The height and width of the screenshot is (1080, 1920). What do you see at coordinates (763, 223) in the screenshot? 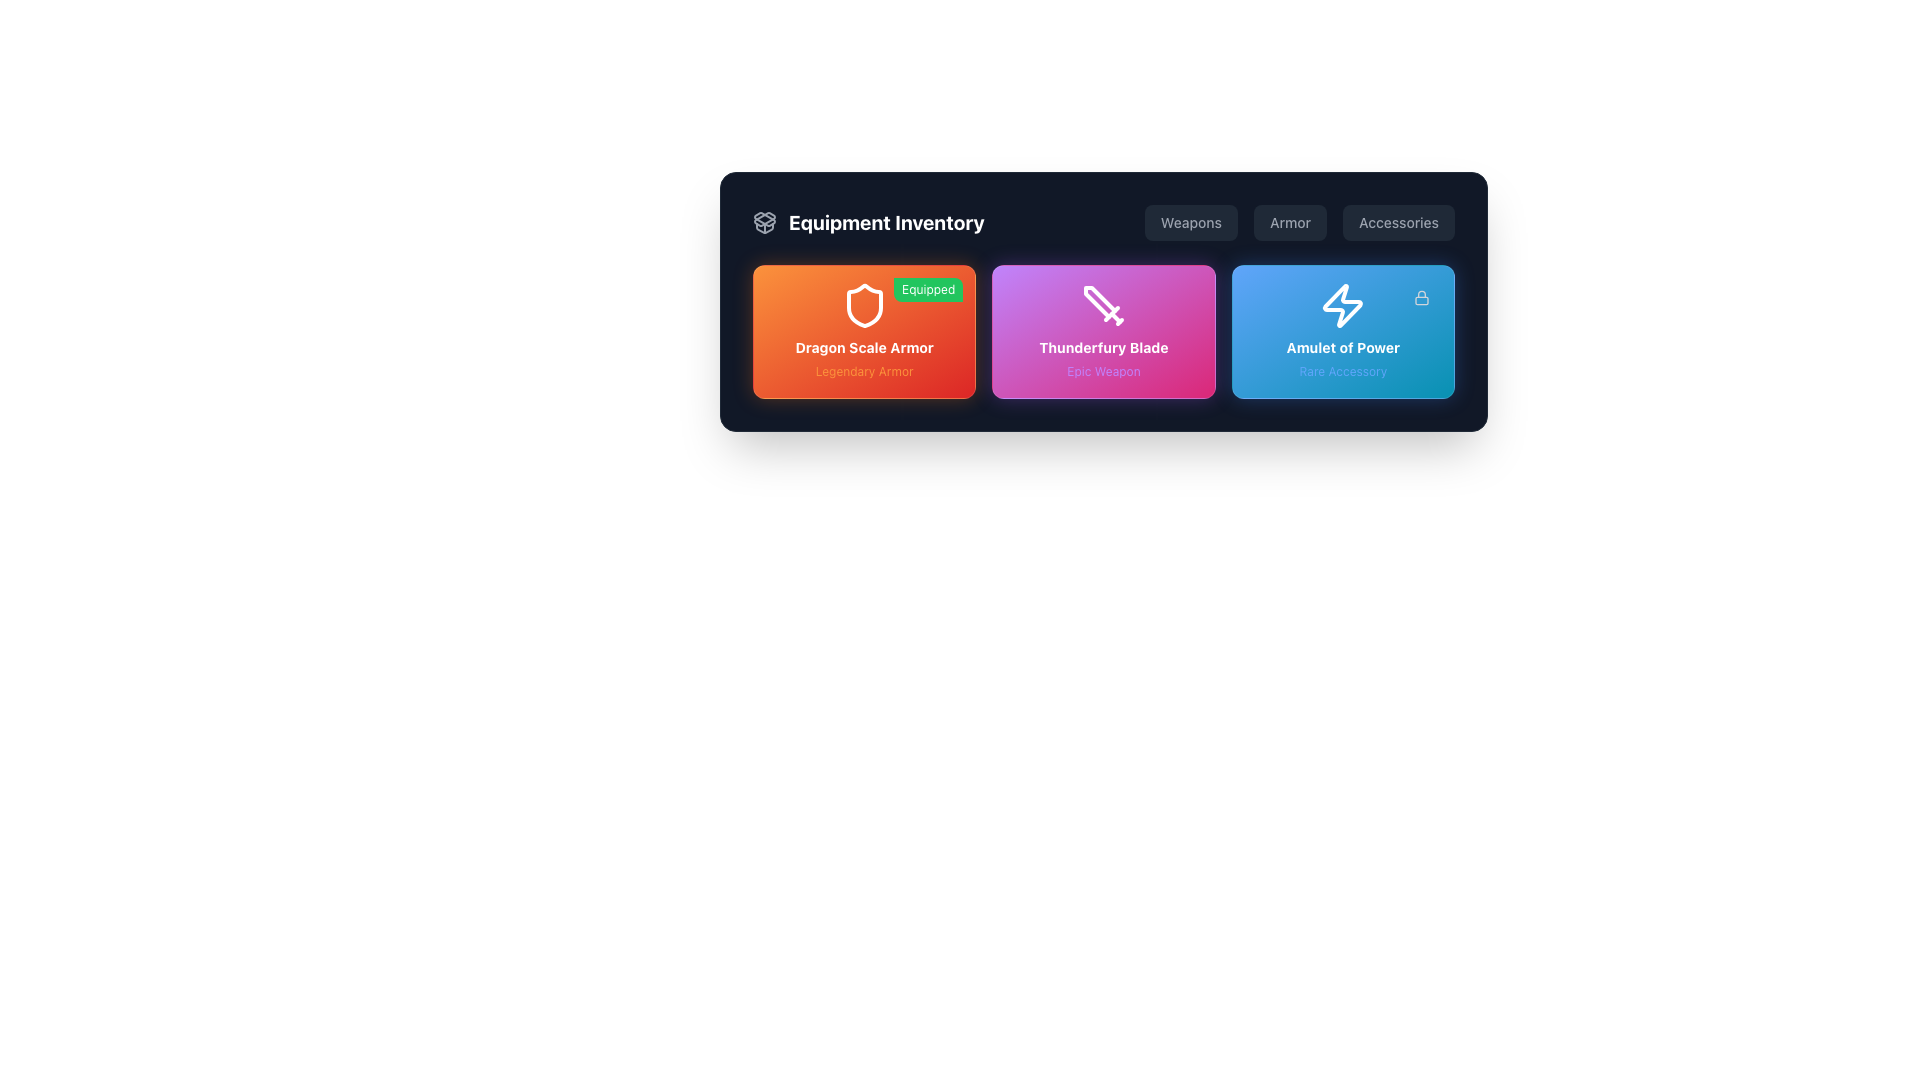
I see `the inventory management icon located to the far left of the 'Equipment Inventory' section header` at bounding box center [763, 223].